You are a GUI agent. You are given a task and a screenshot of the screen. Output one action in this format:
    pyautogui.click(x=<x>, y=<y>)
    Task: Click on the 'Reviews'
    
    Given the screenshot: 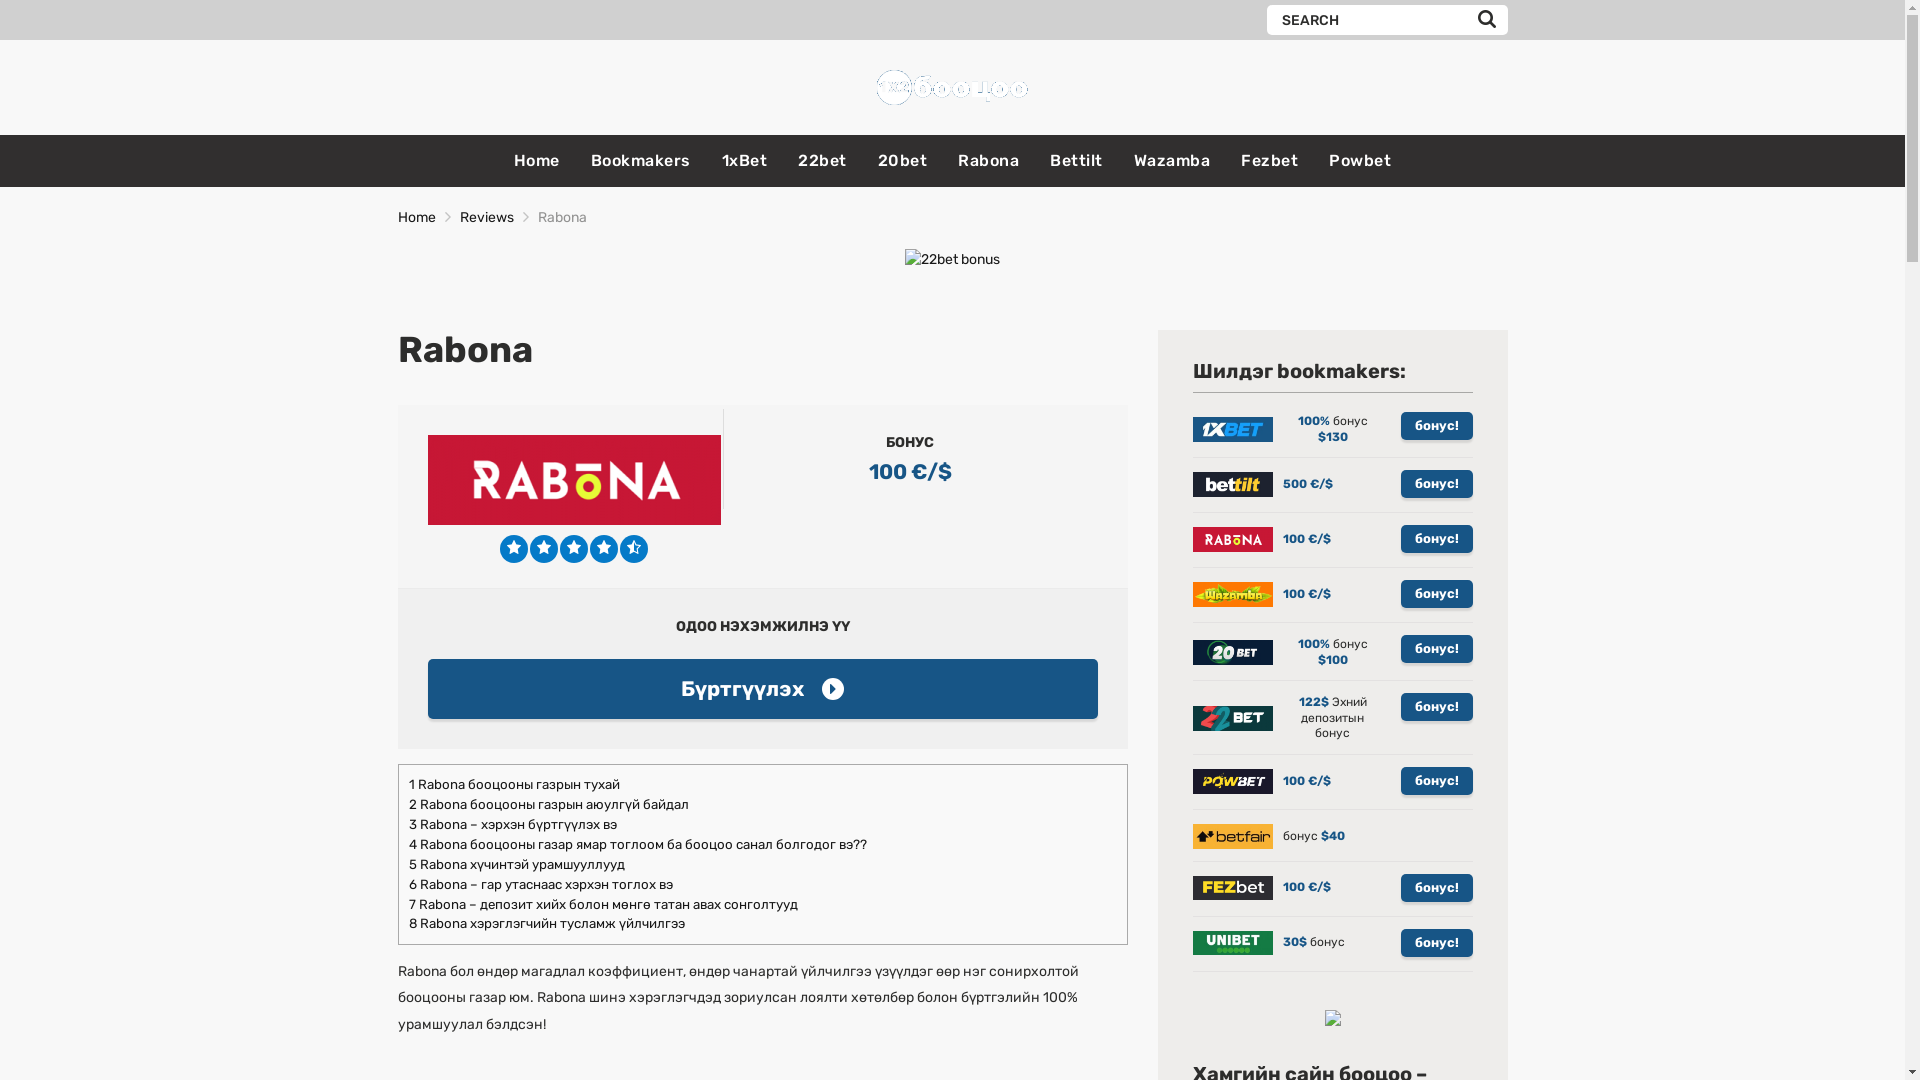 What is the action you would take?
    pyautogui.click(x=486, y=217)
    